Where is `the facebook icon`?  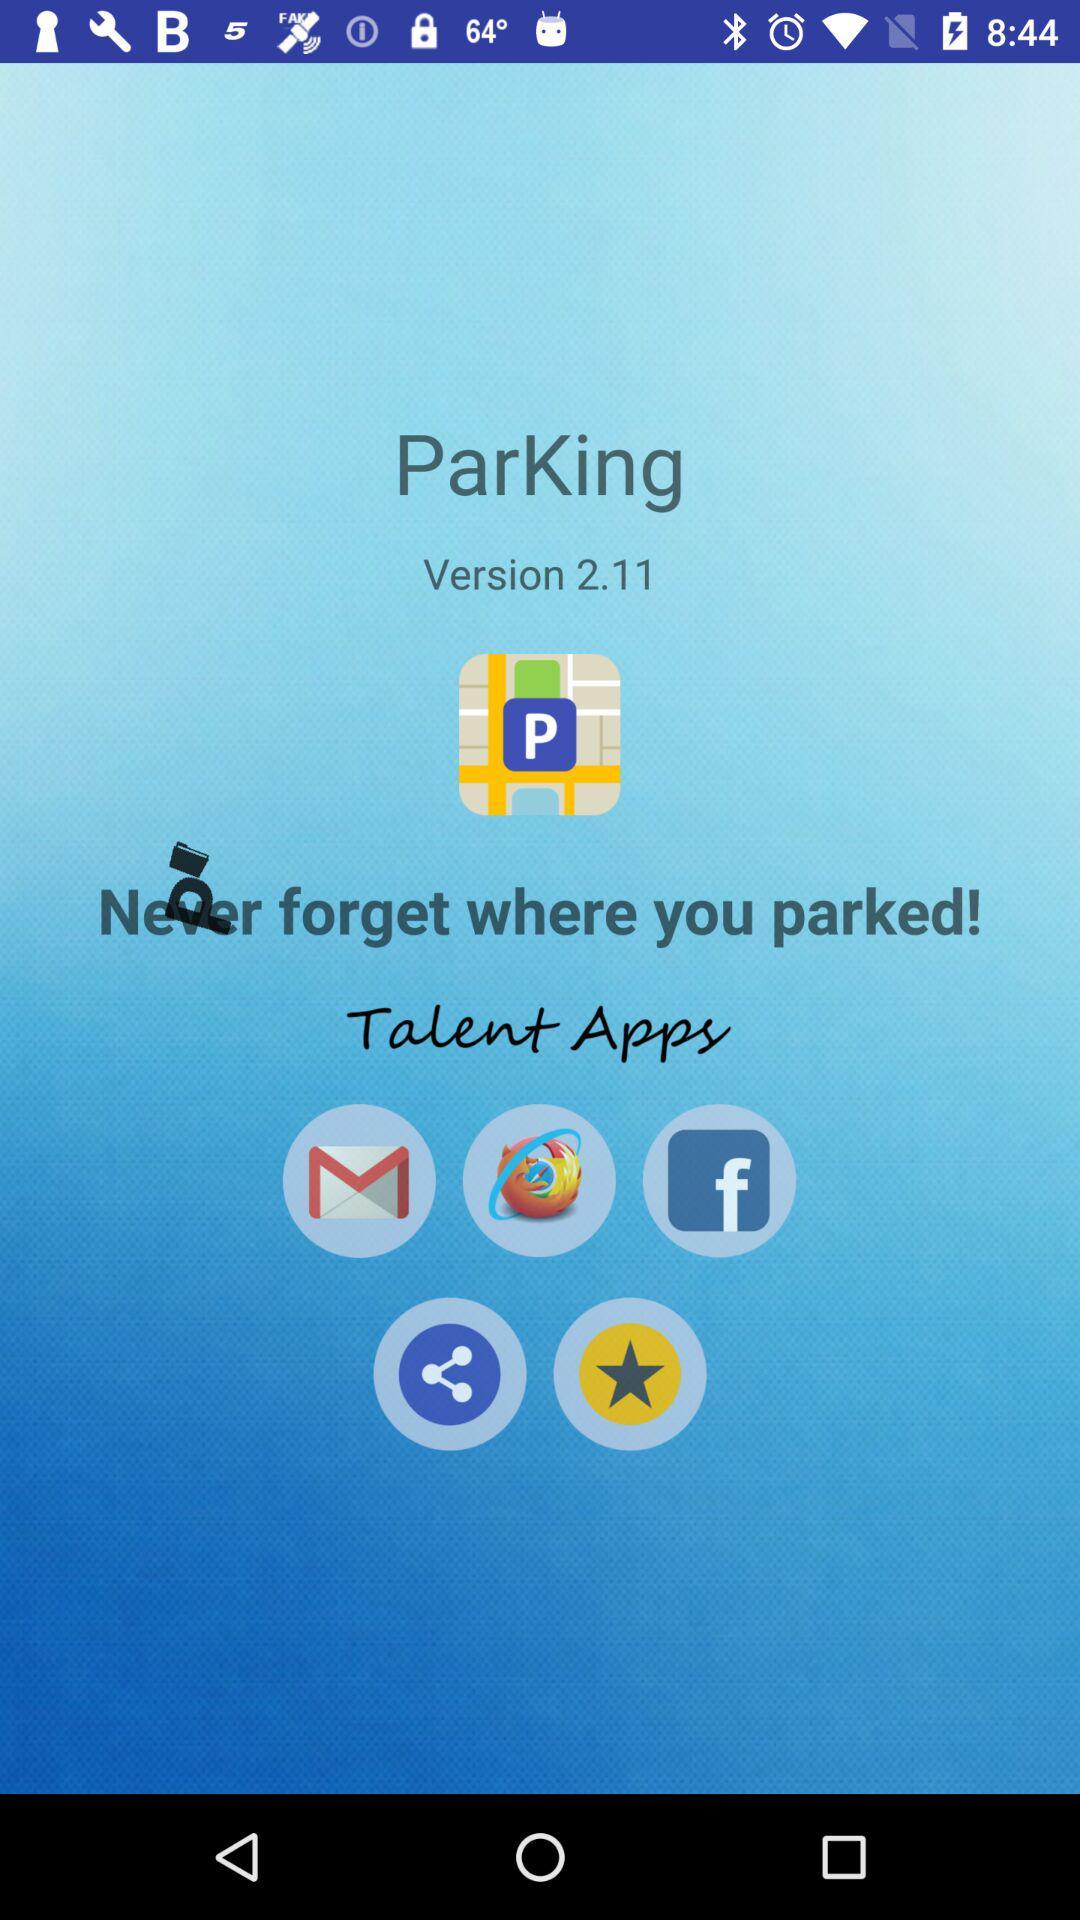 the facebook icon is located at coordinates (718, 1180).